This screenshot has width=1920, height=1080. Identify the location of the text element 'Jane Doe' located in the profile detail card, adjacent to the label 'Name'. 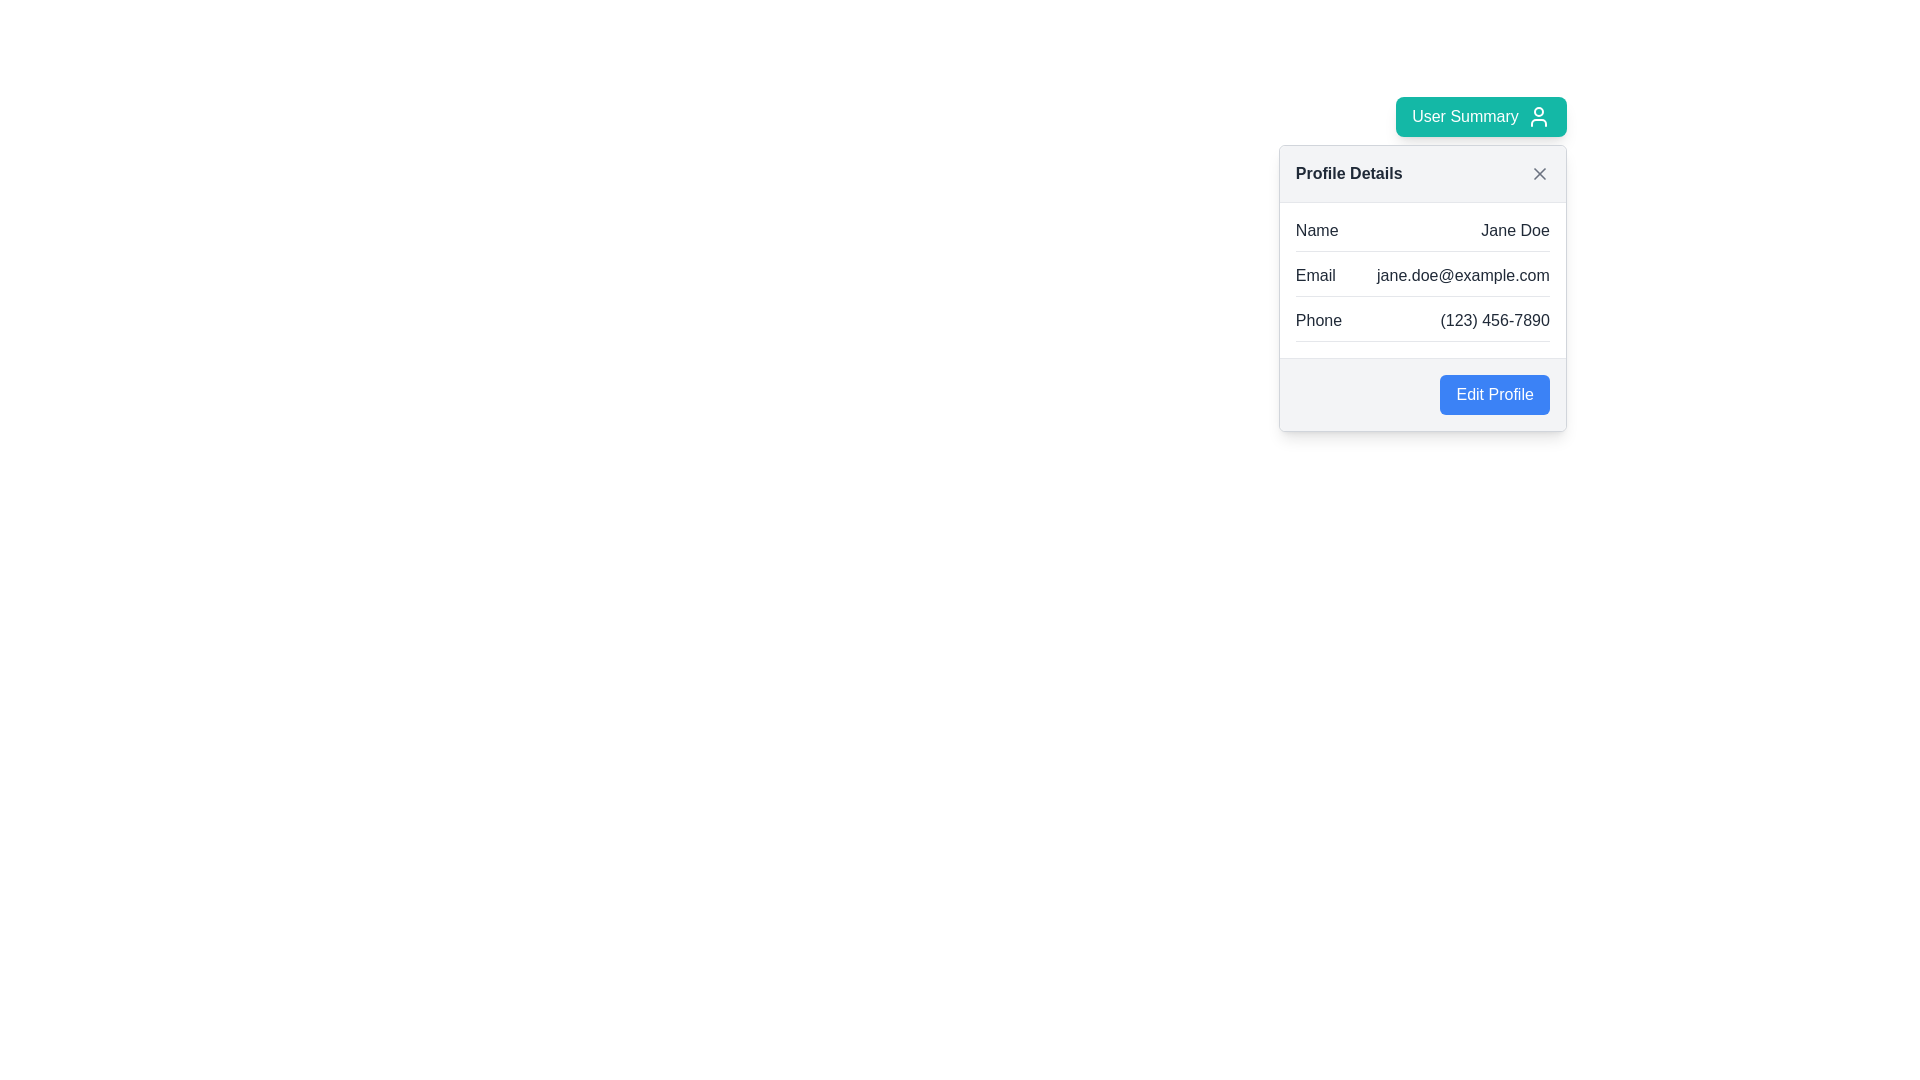
(1515, 230).